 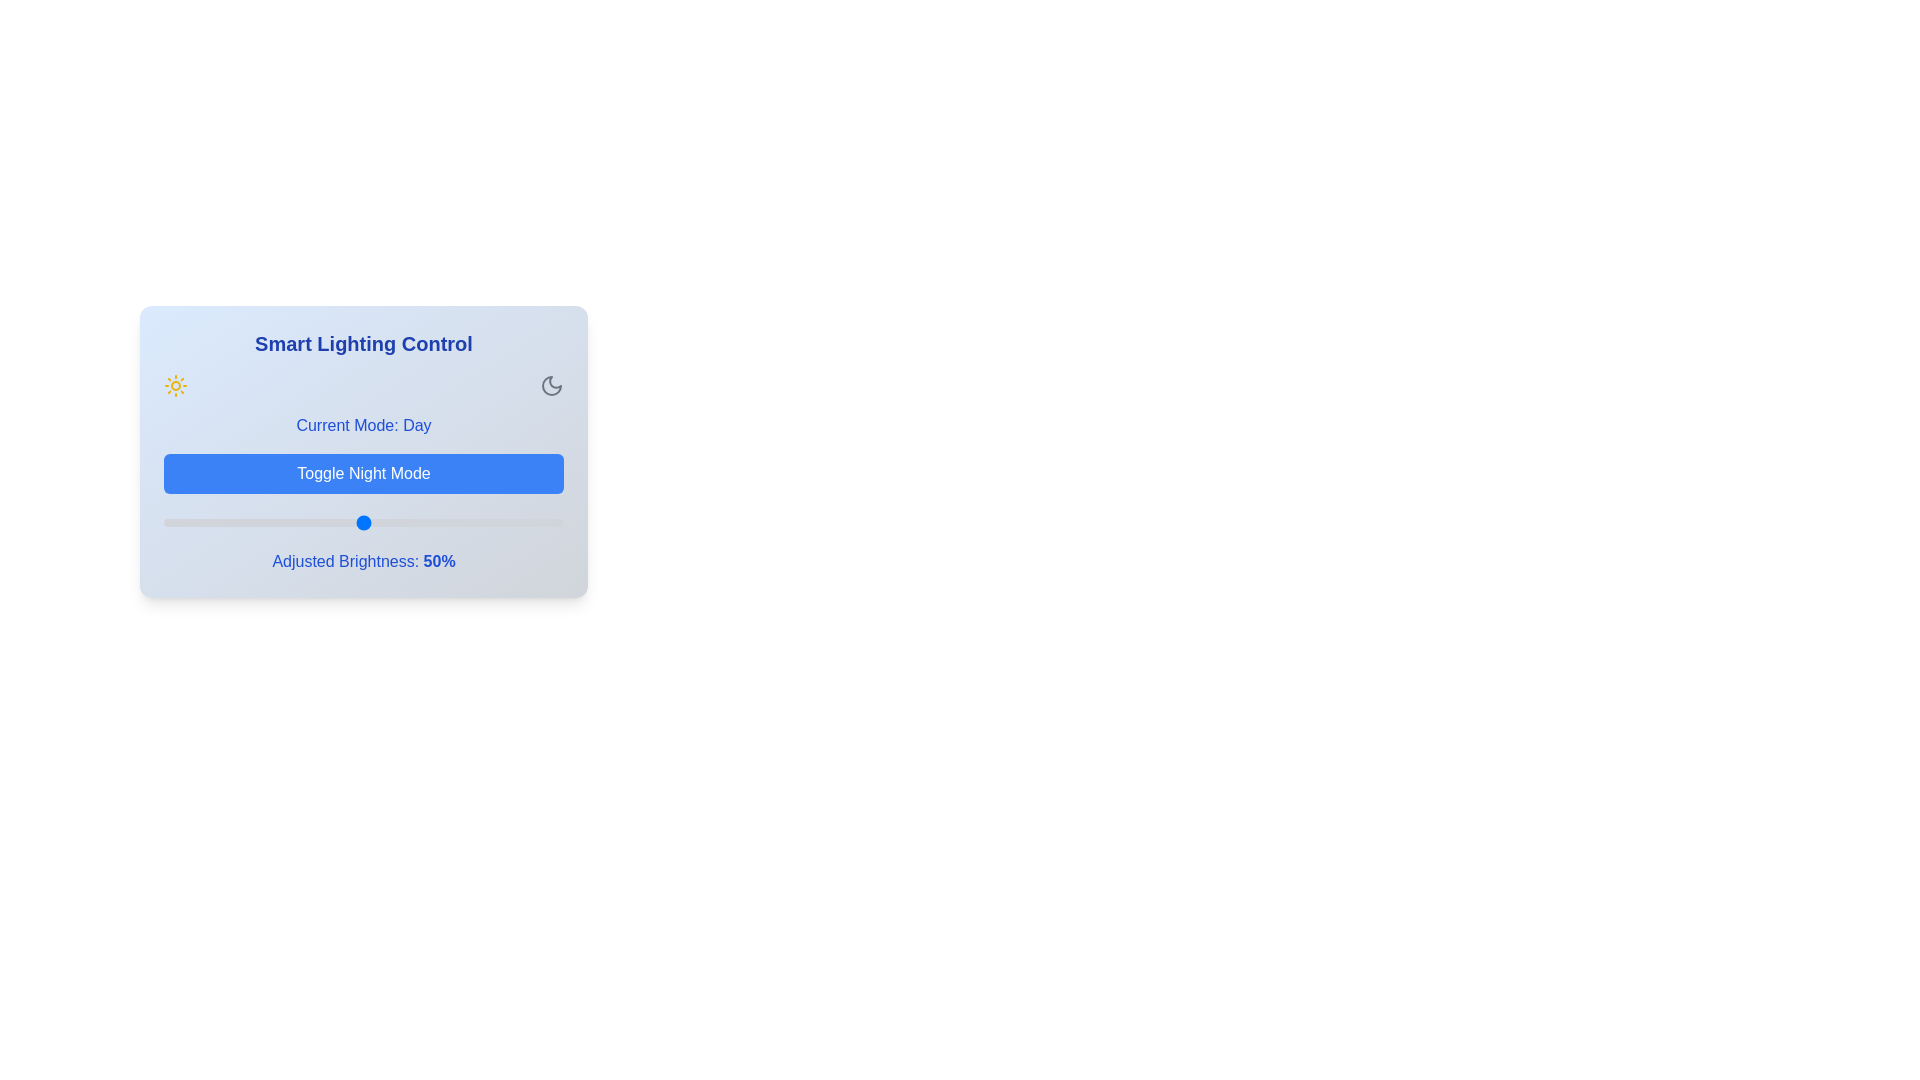 What do you see at coordinates (224, 522) in the screenshot?
I see `the brightness level` at bounding box center [224, 522].